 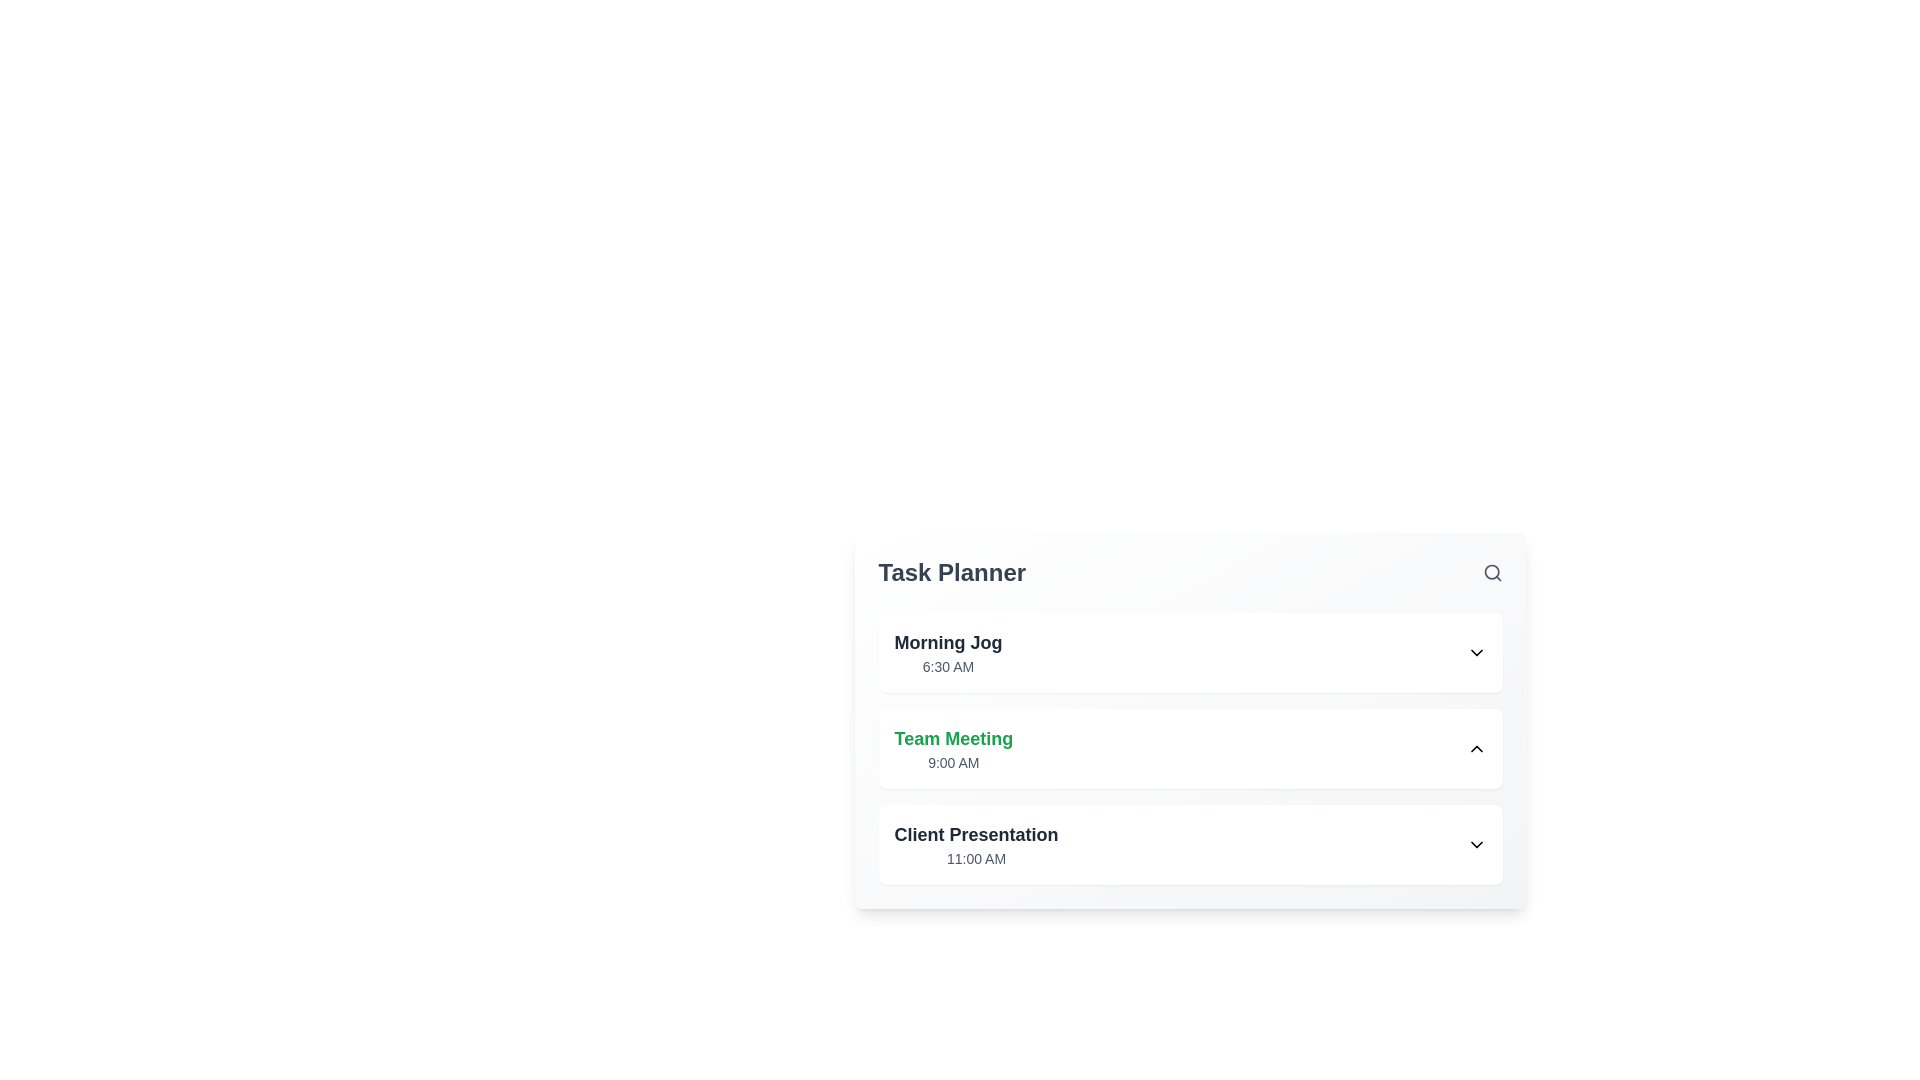 I want to click on the upward arrow icon button located on the rightmost side of the row containing 'Team Meeting' and '9:00 AM' to observe the tooltip or style change, so click(x=1476, y=748).